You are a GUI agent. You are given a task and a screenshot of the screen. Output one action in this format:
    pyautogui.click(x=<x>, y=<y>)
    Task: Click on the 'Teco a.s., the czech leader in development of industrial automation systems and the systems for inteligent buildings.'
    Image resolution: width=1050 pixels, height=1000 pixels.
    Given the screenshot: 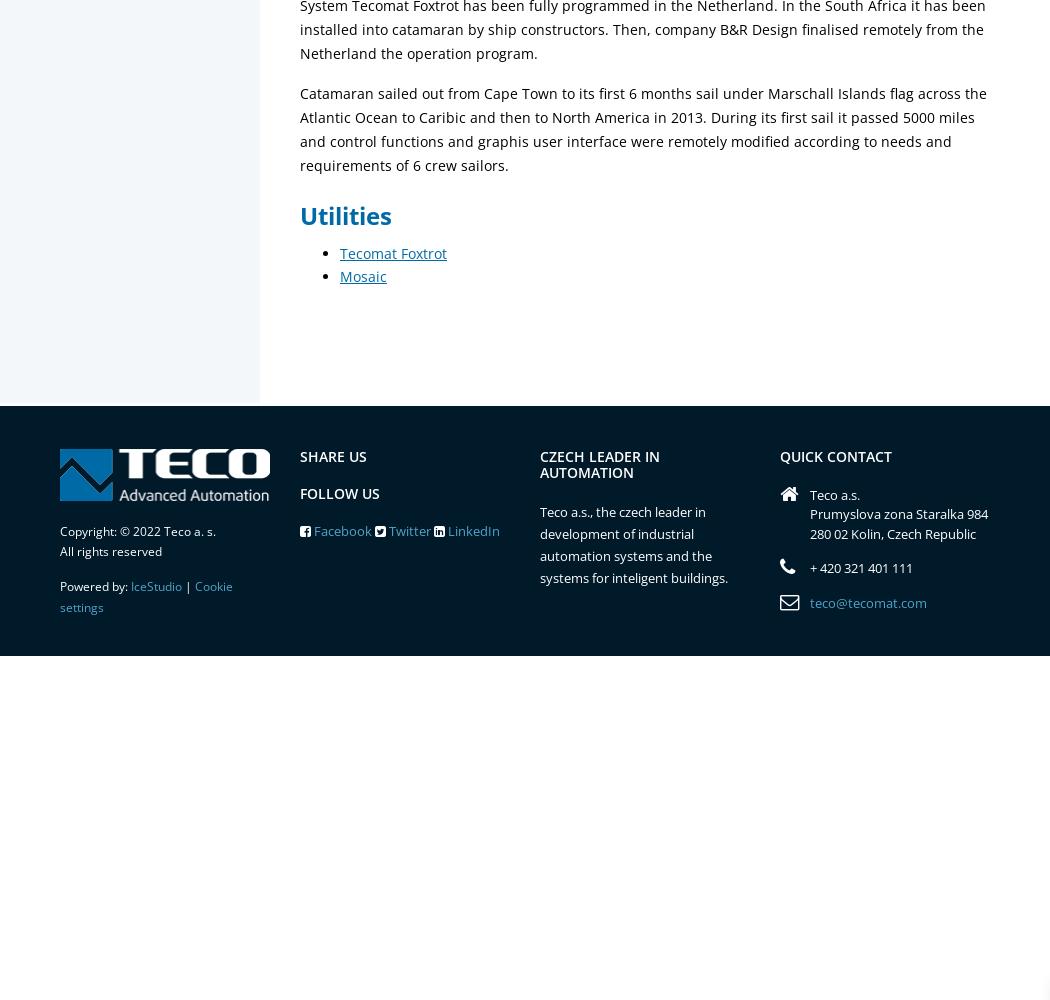 What is the action you would take?
    pyautogui.click(x=540, y=545)
    